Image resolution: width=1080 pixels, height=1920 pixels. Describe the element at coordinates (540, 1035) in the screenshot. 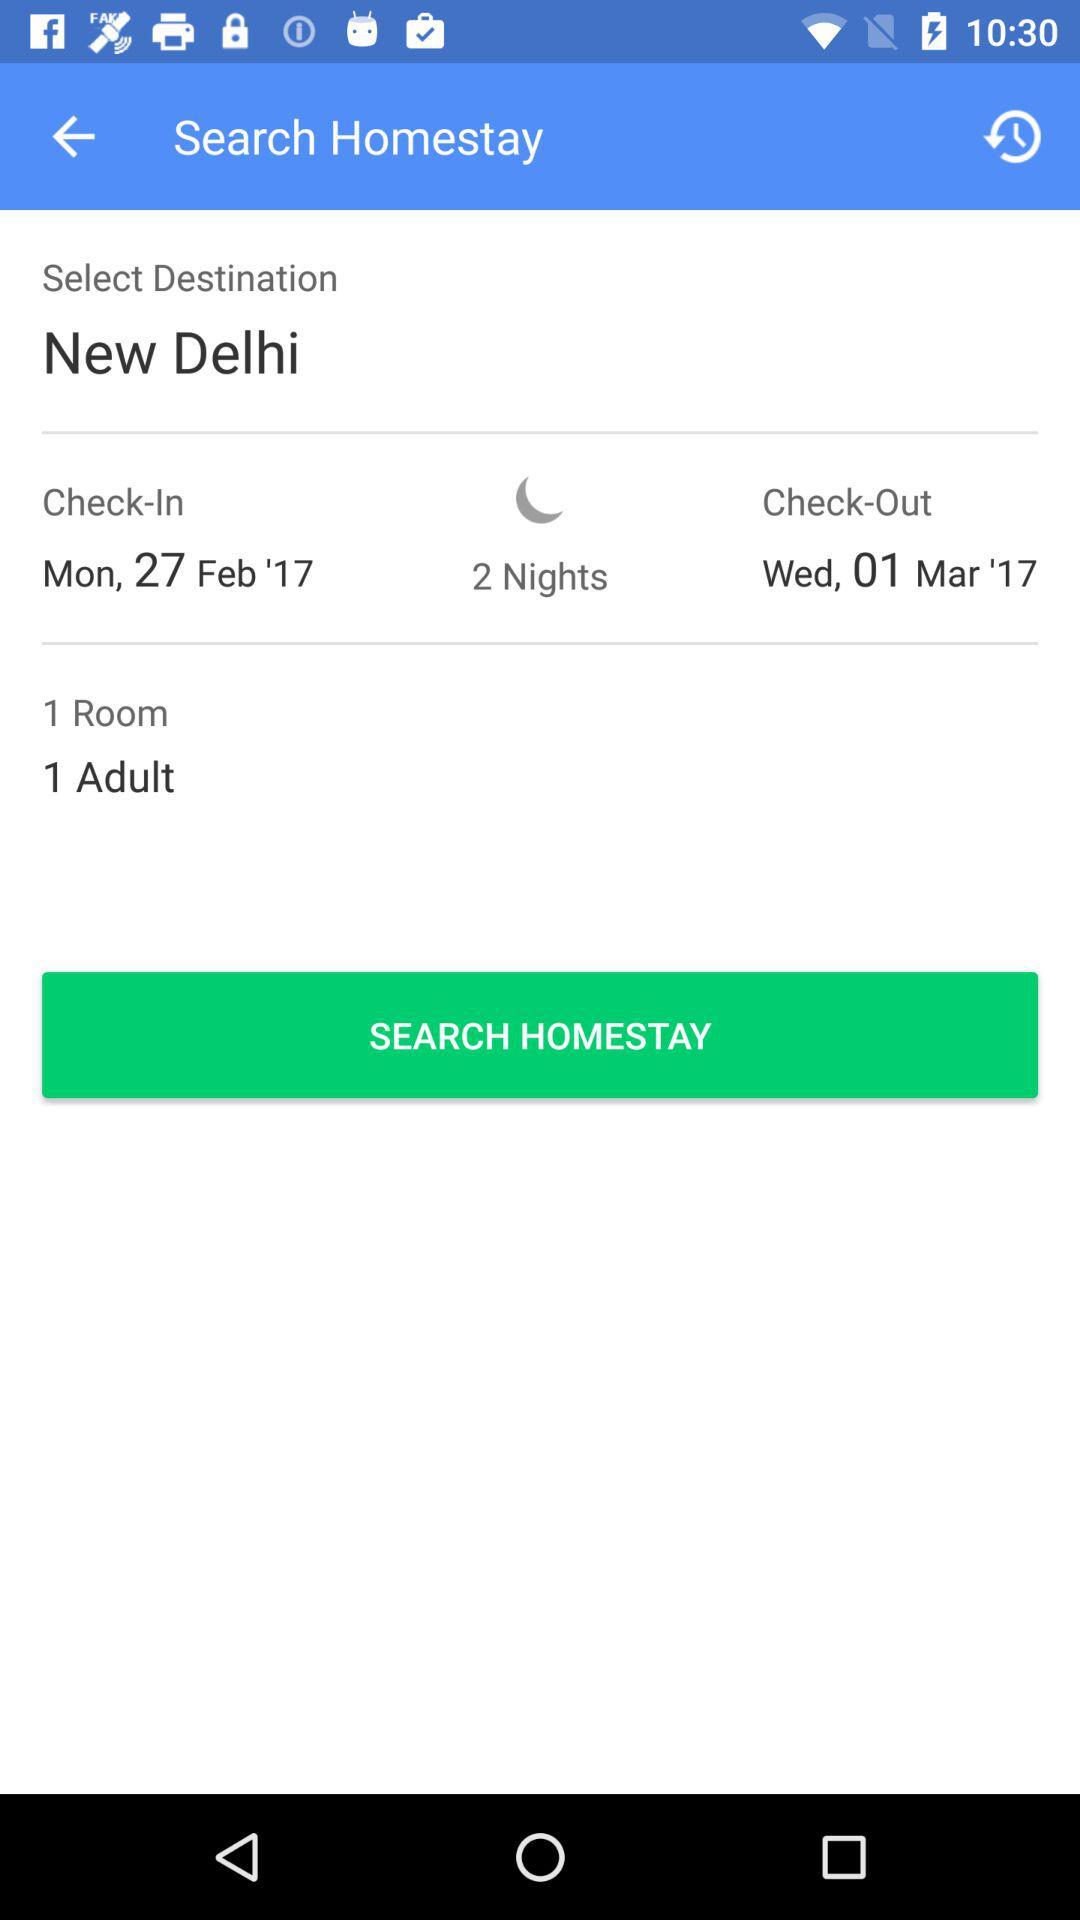

I see `the button  search home stay on the web page` at that location.